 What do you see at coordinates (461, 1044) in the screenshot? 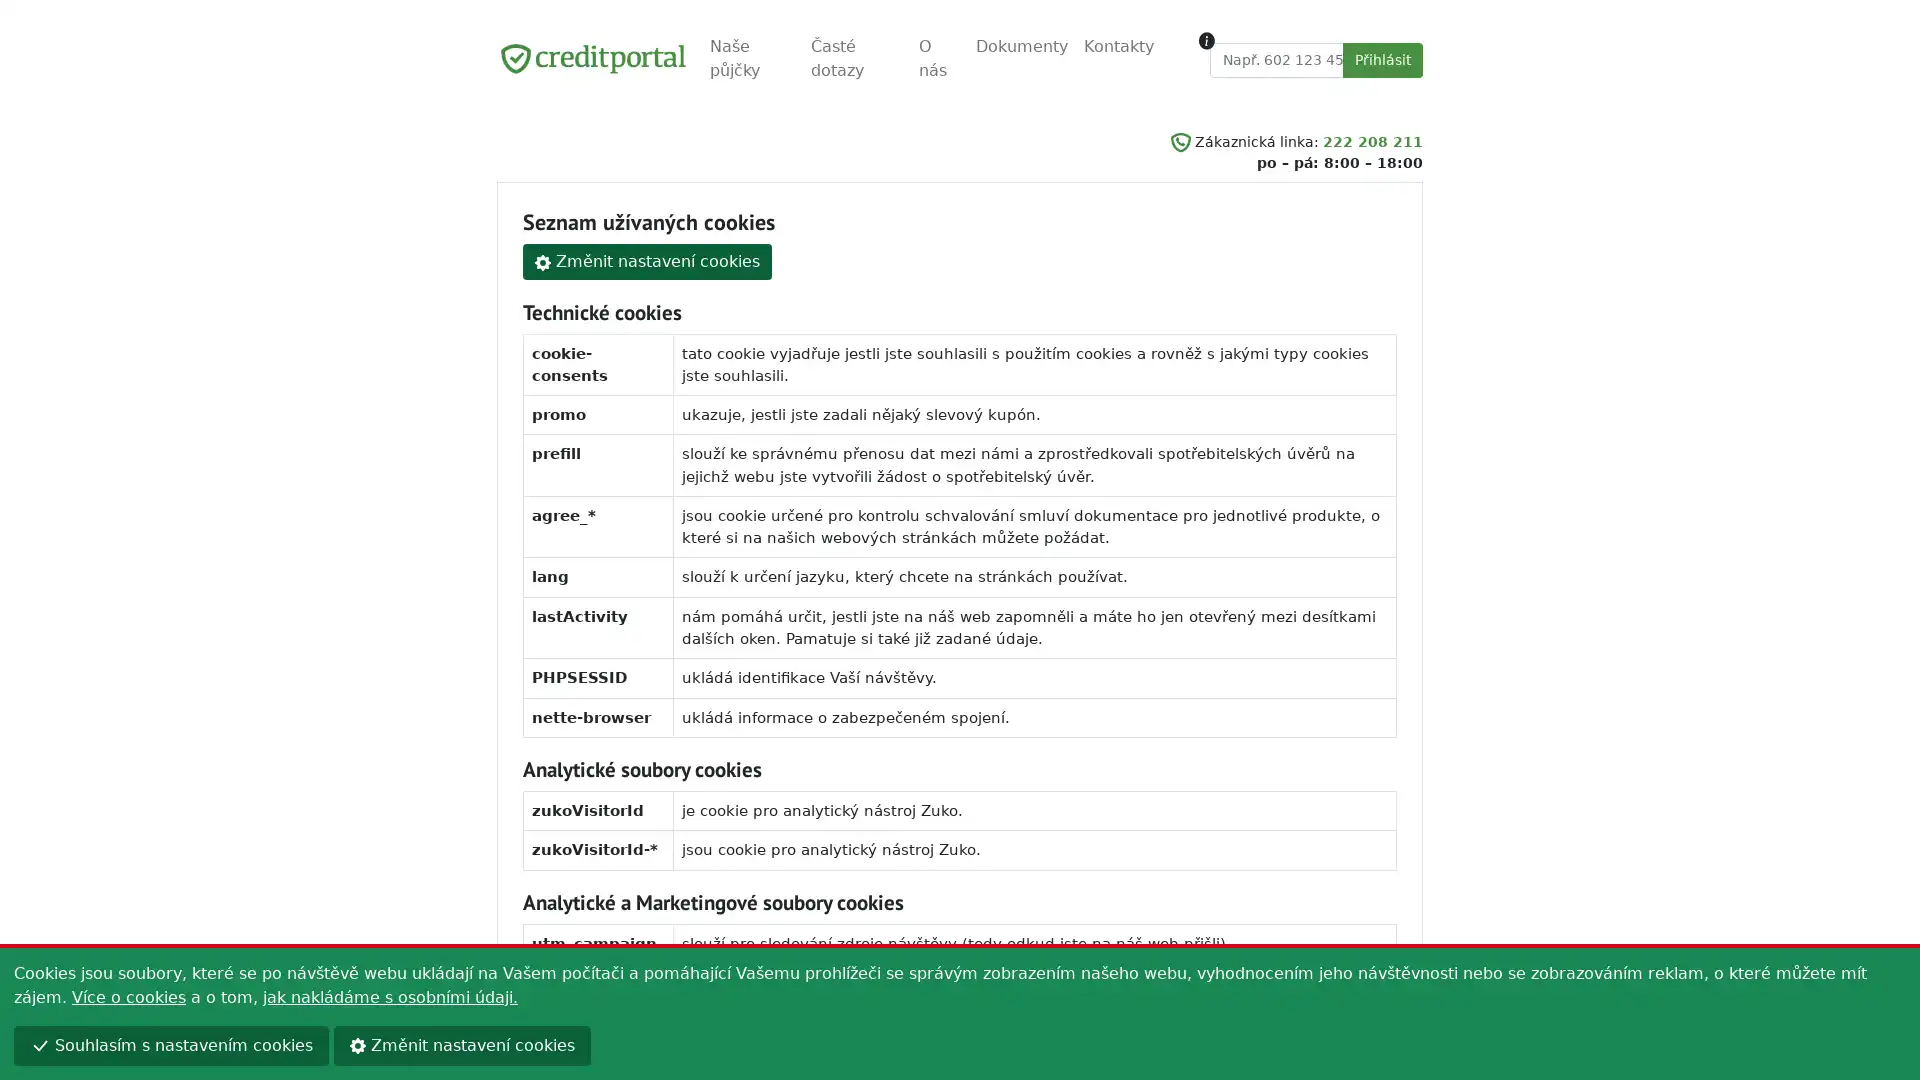
I see `Zmenit nastaveni cookies` at bounding box center [461, 1044].